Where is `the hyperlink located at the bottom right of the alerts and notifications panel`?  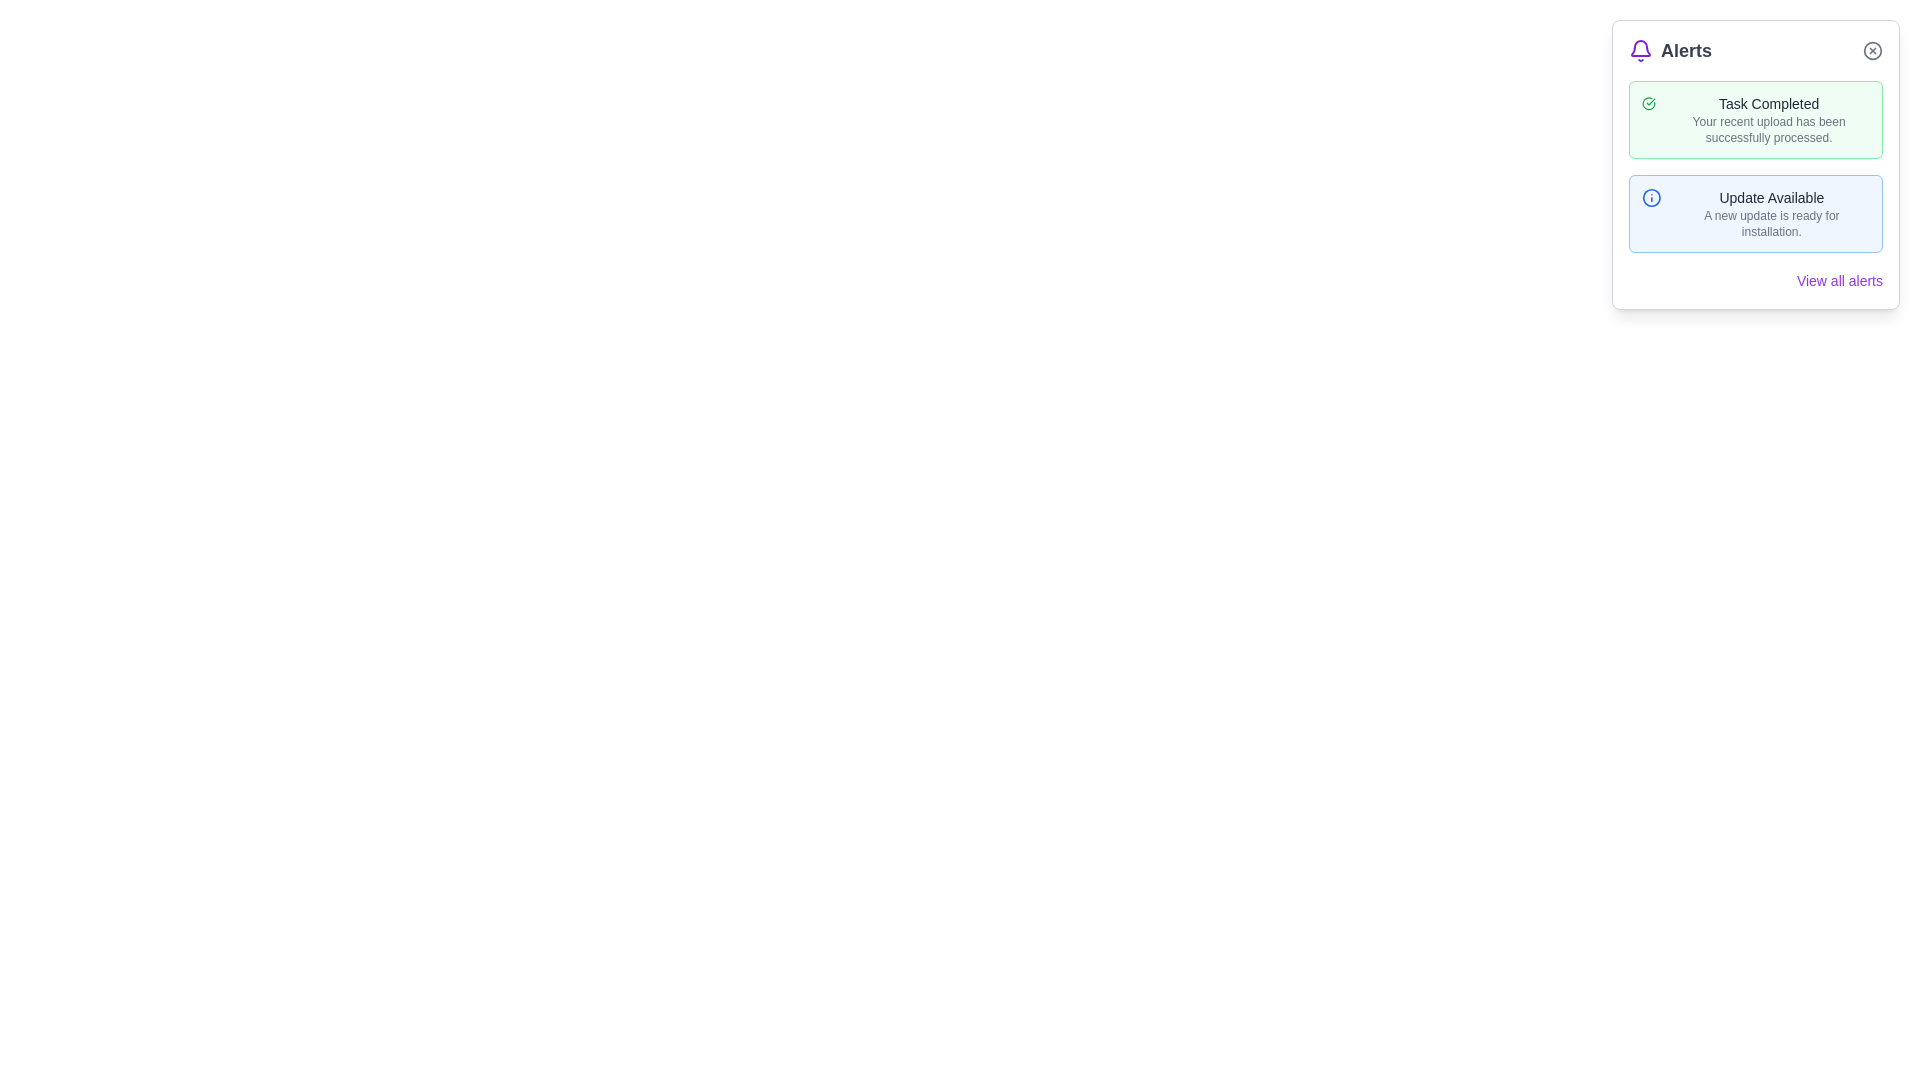
the hyperlink located at the bottom right of the alerts and notifications panel is located at coordinates (1839, 281).